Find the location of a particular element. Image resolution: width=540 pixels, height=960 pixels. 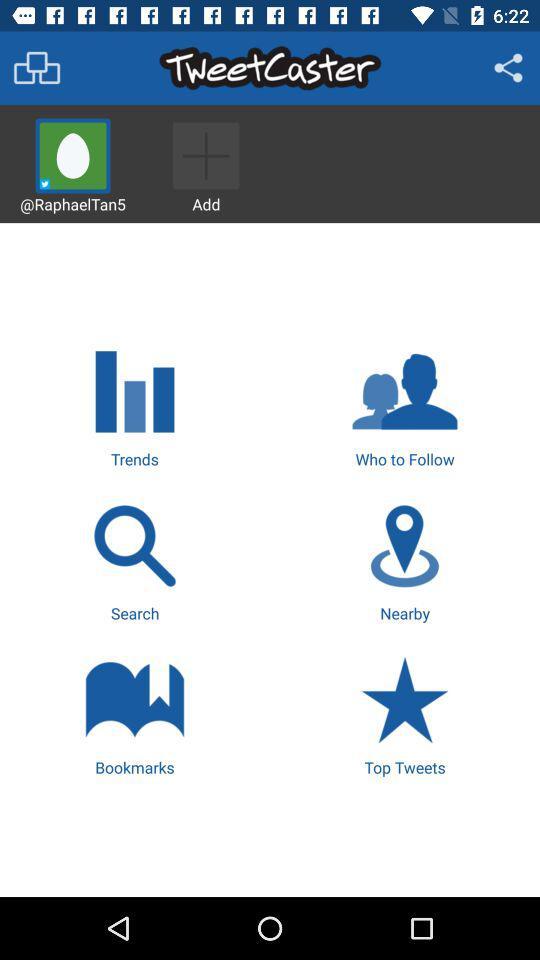

item to the left of the who to follow is located at coordinates (135, 404).